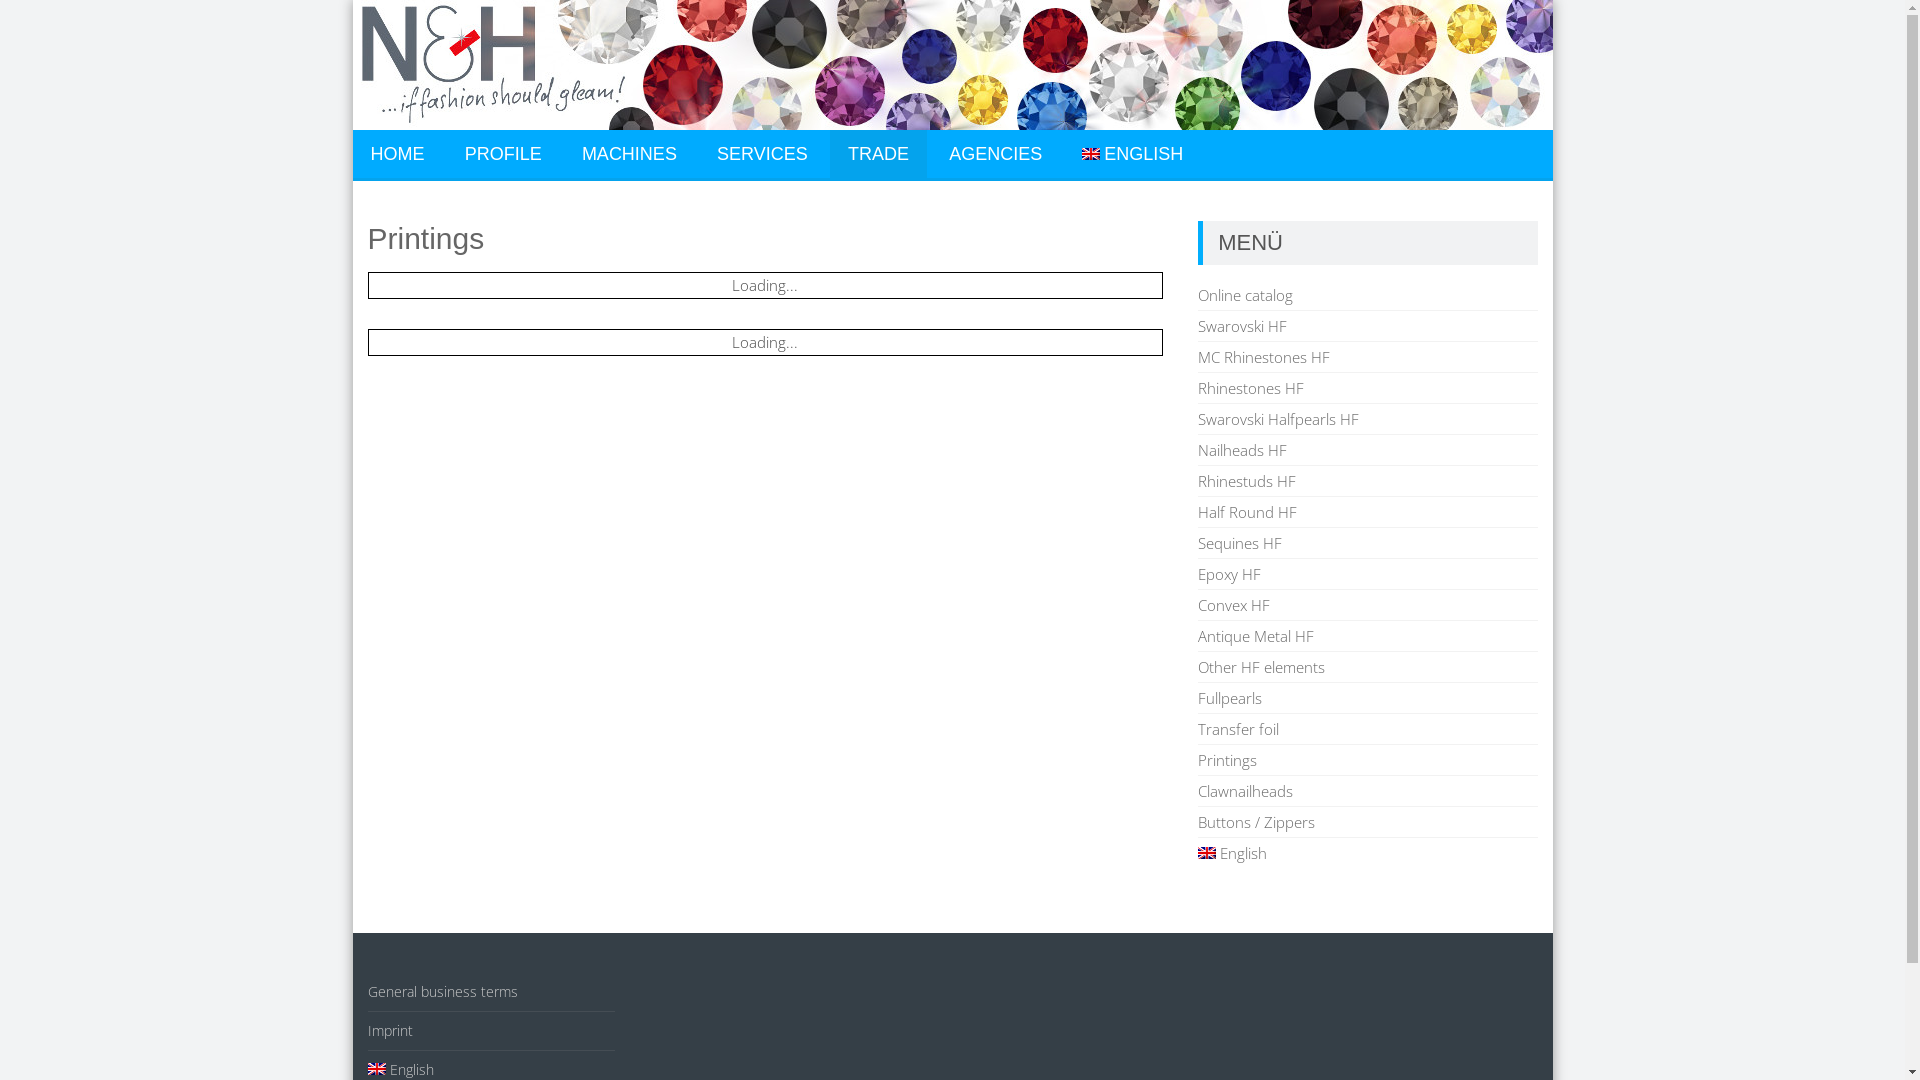 Image resolution: width=1920 pixels, height=1080 pixels. What do you see at coordinates (1244, 789) in the screenshot?
I see `'Clawnailheads'` at bounding box center [1244, 789].